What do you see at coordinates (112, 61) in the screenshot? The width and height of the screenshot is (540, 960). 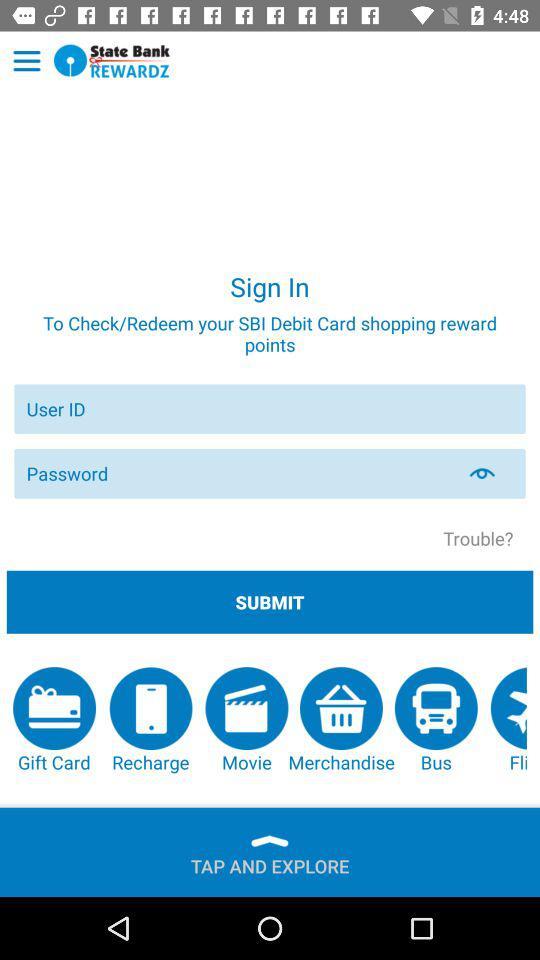 I see `homepage` at bounding box center [112, 61].